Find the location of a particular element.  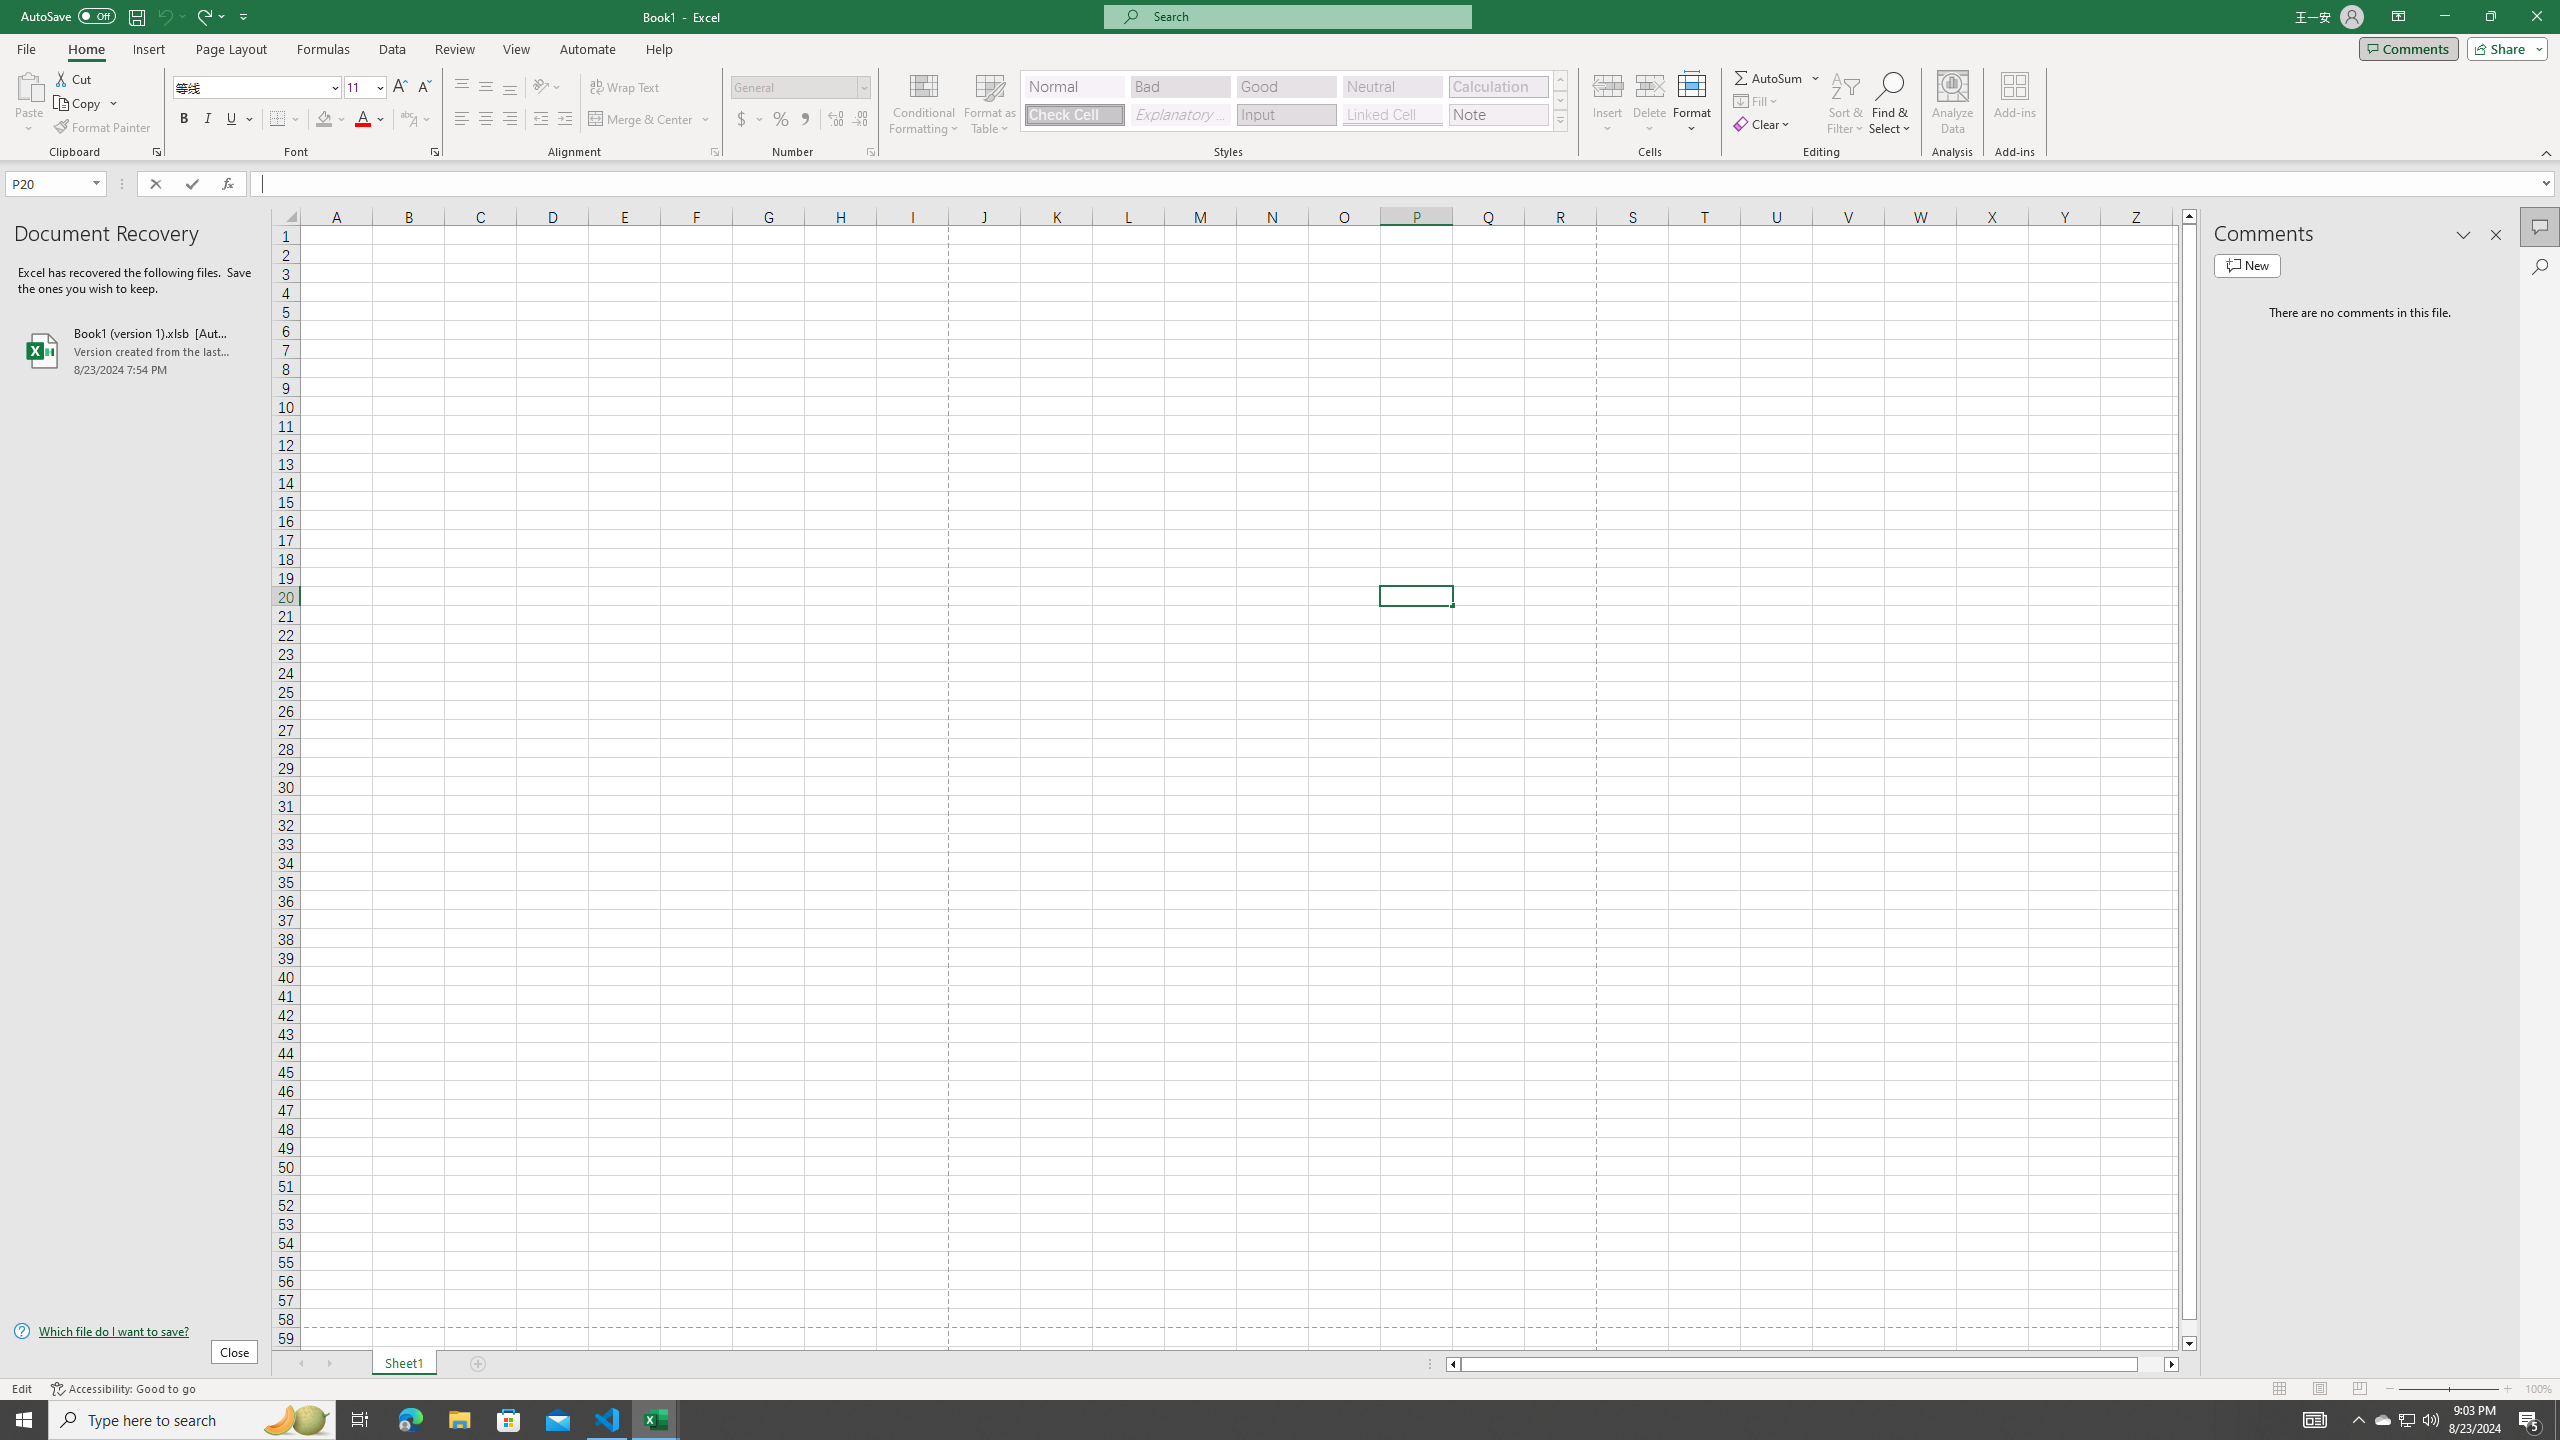

'Page right' is located at coordinates (2149, 1363).